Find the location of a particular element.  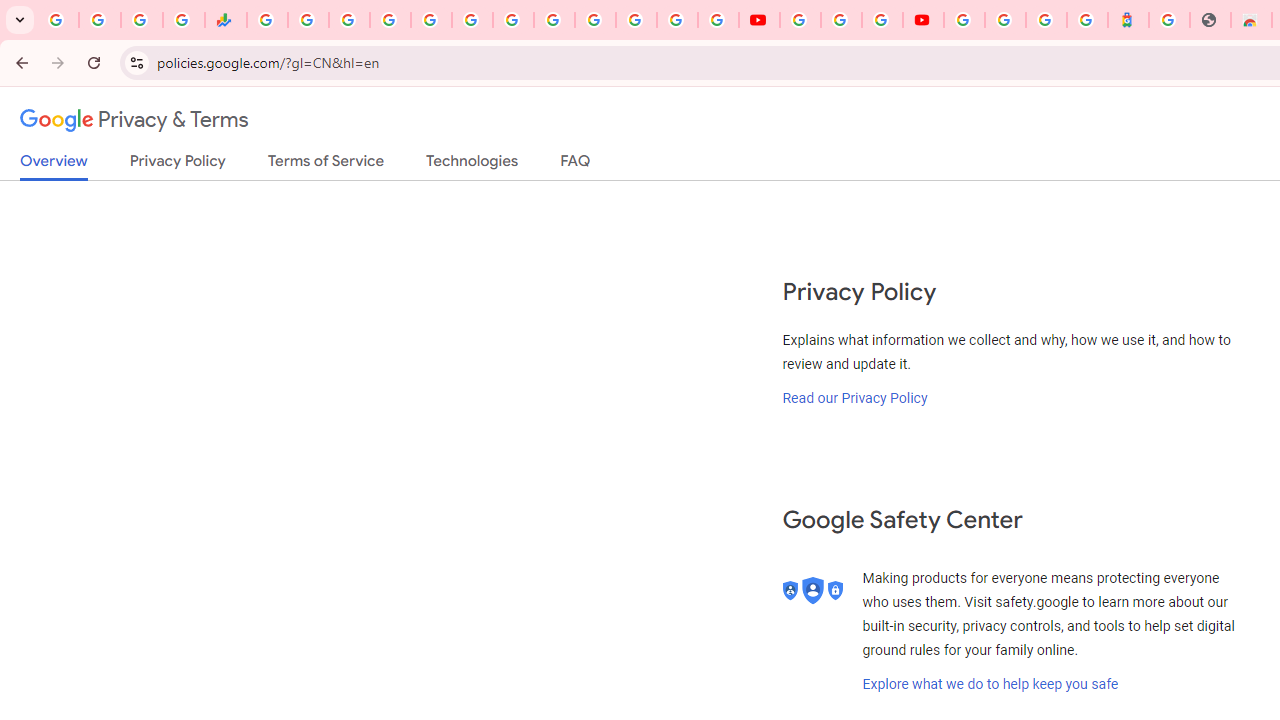

'Read our Privacy Policy' is located at coordinates (855, 397).